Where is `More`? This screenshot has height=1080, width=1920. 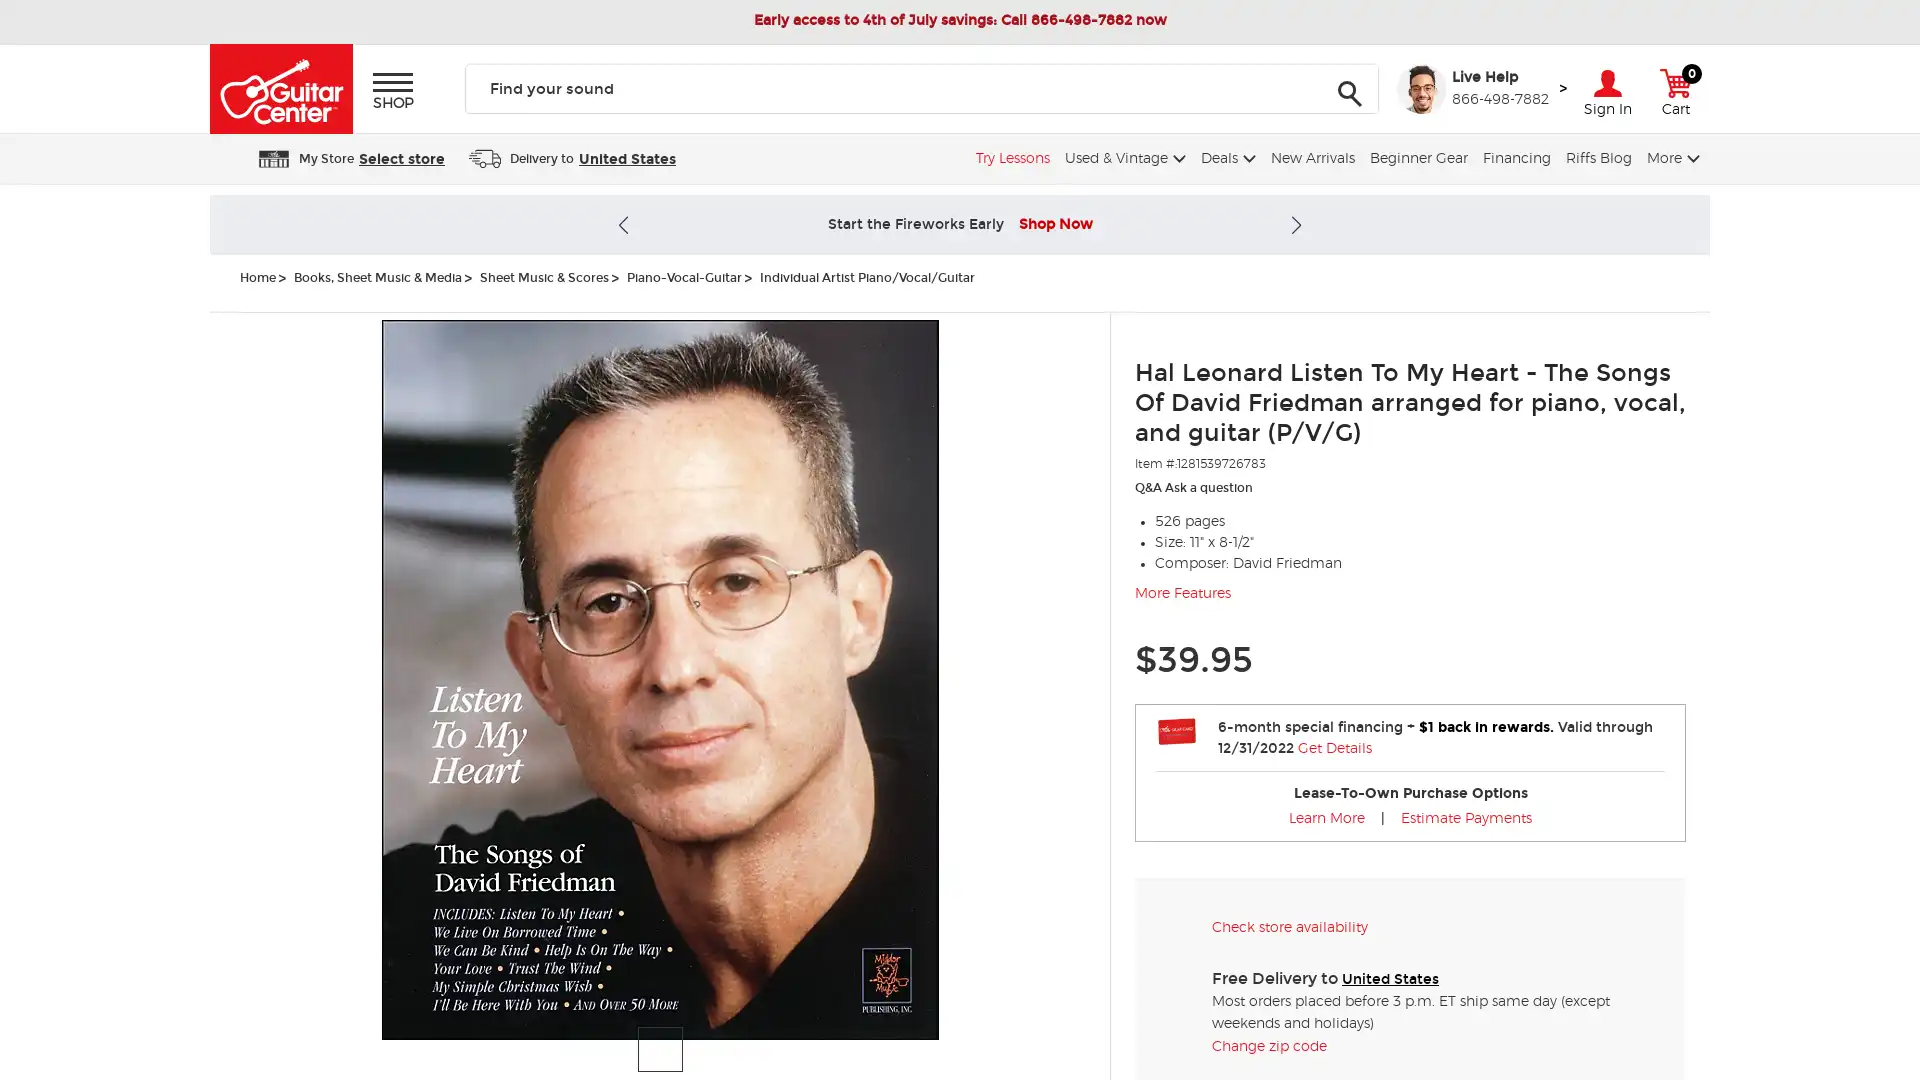
More is located at coordinates (1670, 157).